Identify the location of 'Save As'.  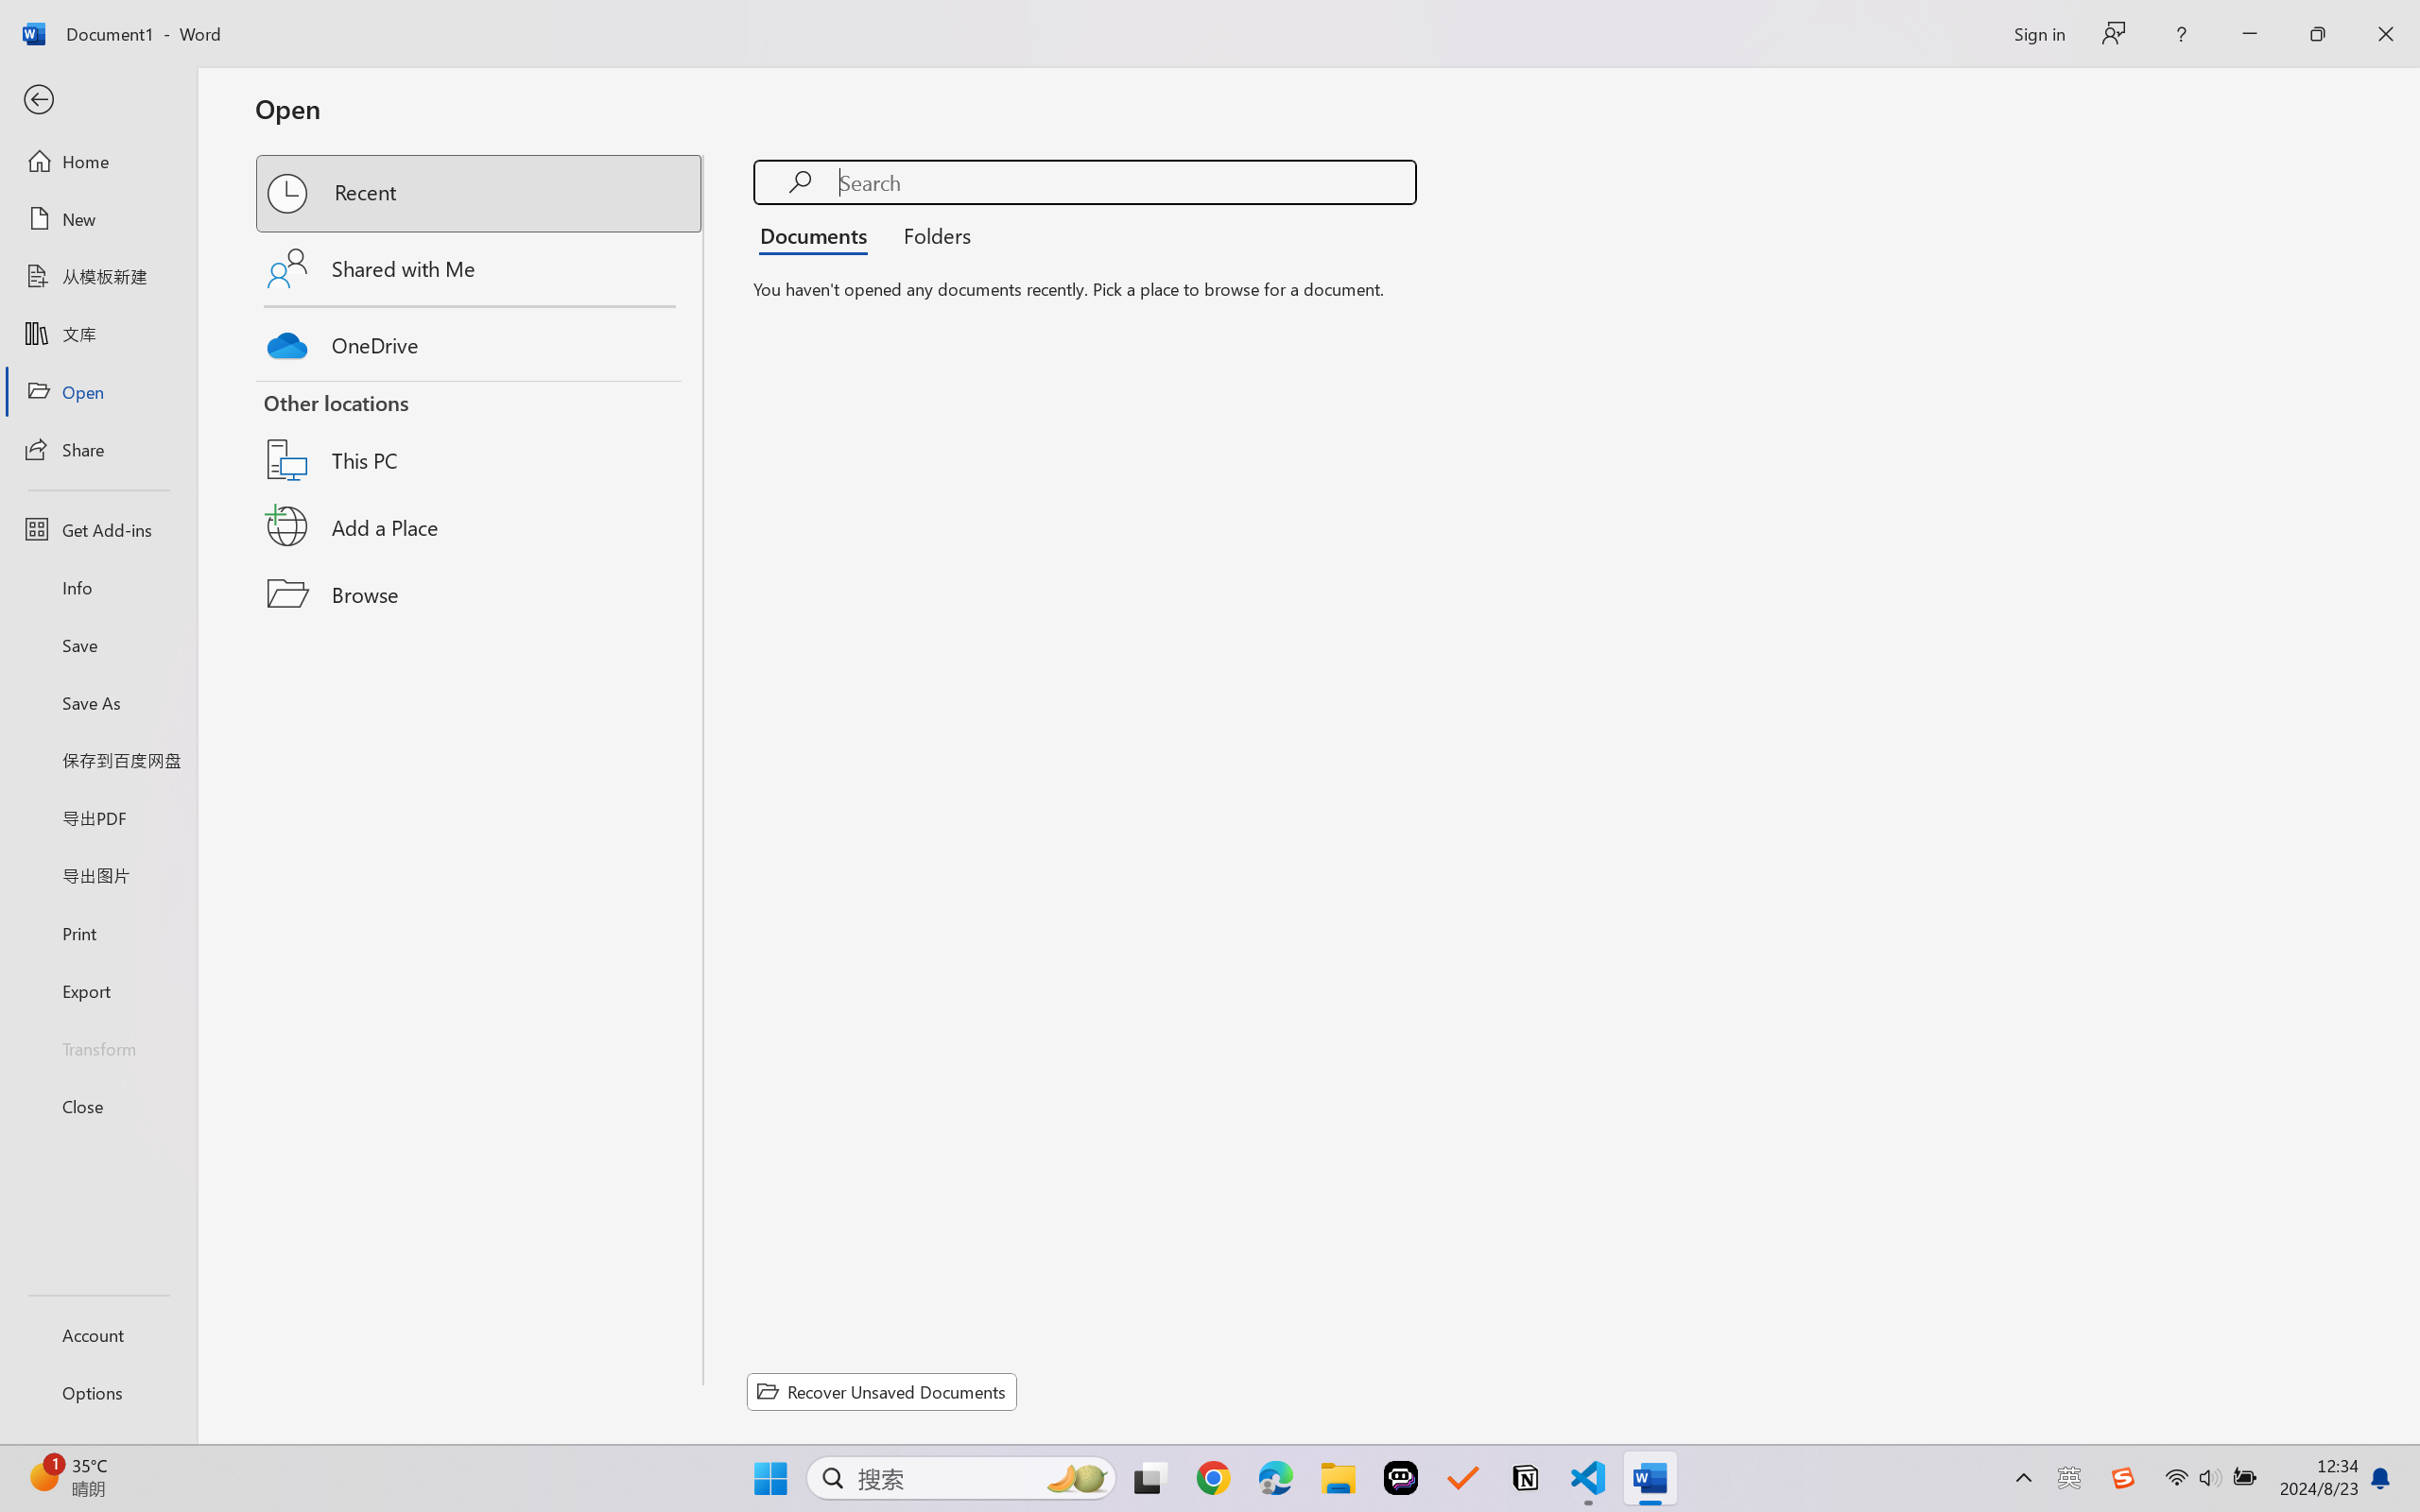
(97, 702).